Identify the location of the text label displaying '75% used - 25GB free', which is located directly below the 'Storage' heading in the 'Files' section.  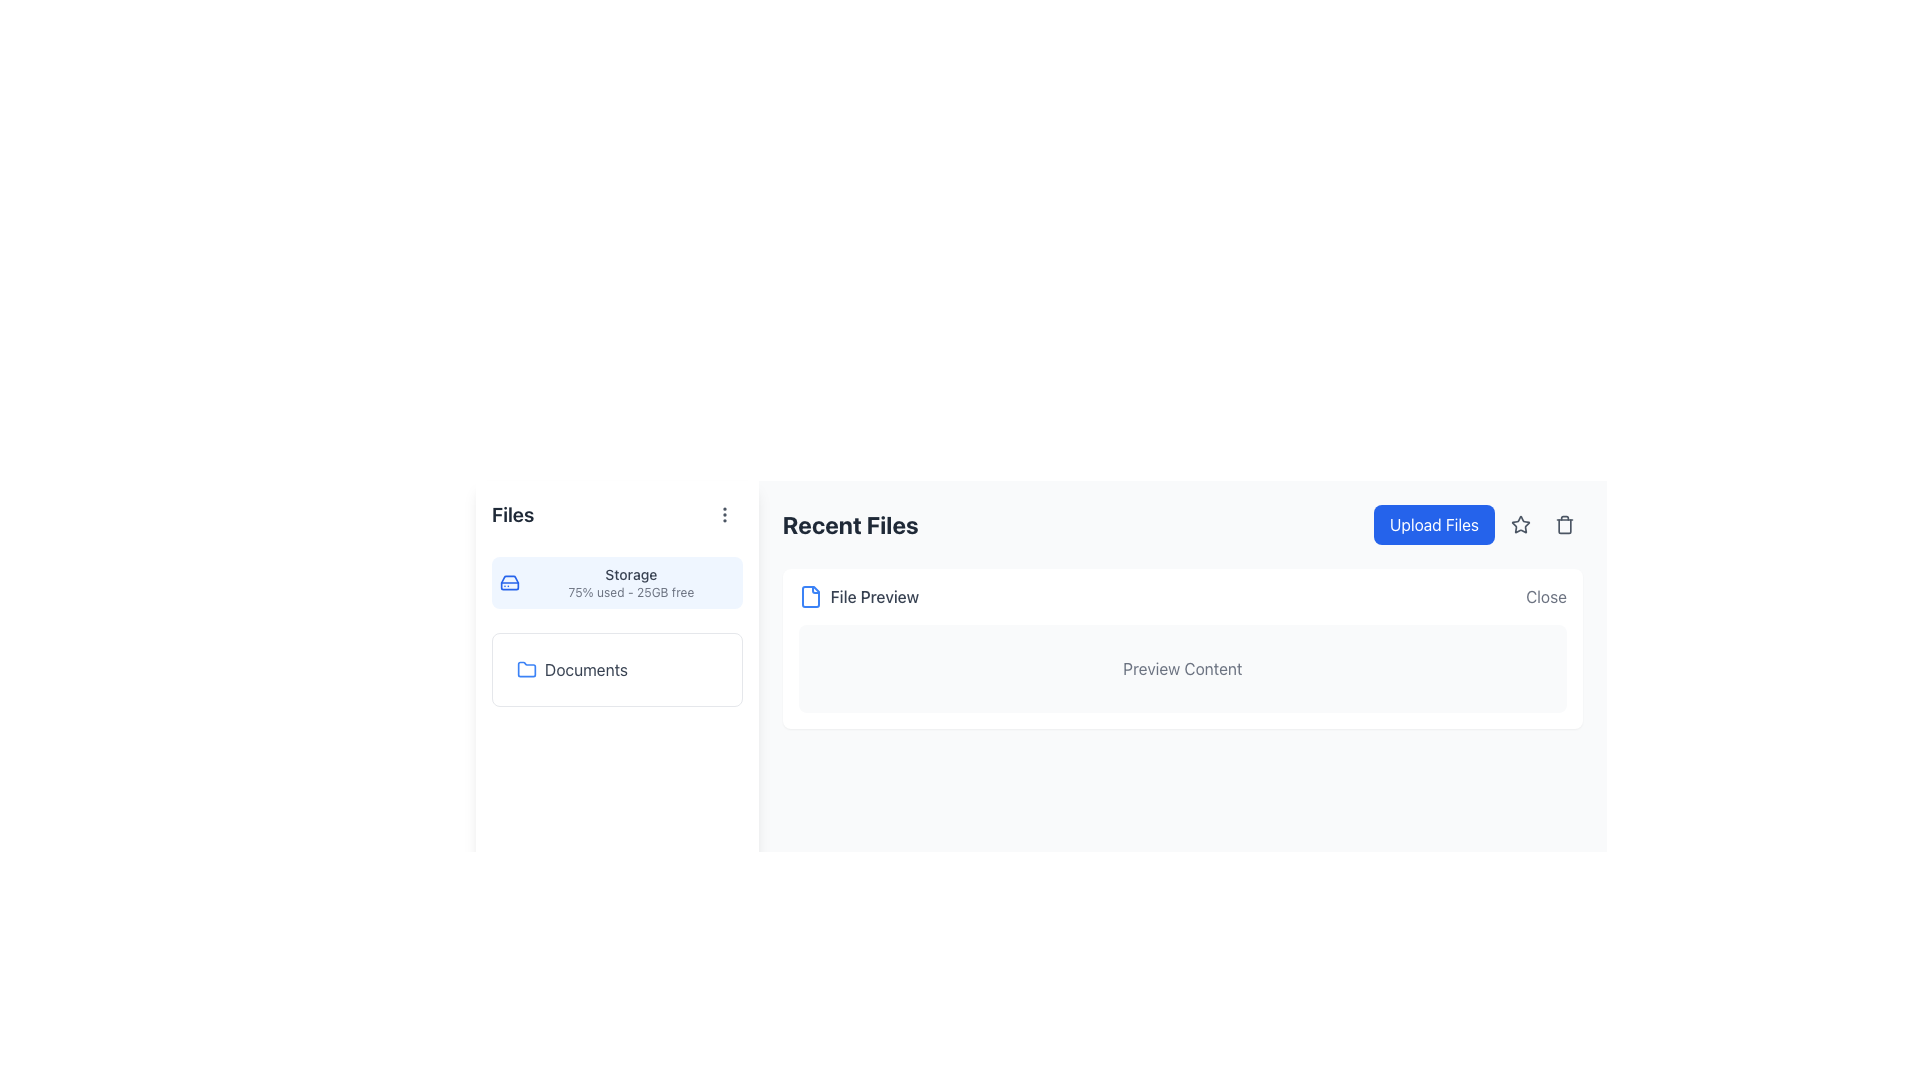
(630, 592).